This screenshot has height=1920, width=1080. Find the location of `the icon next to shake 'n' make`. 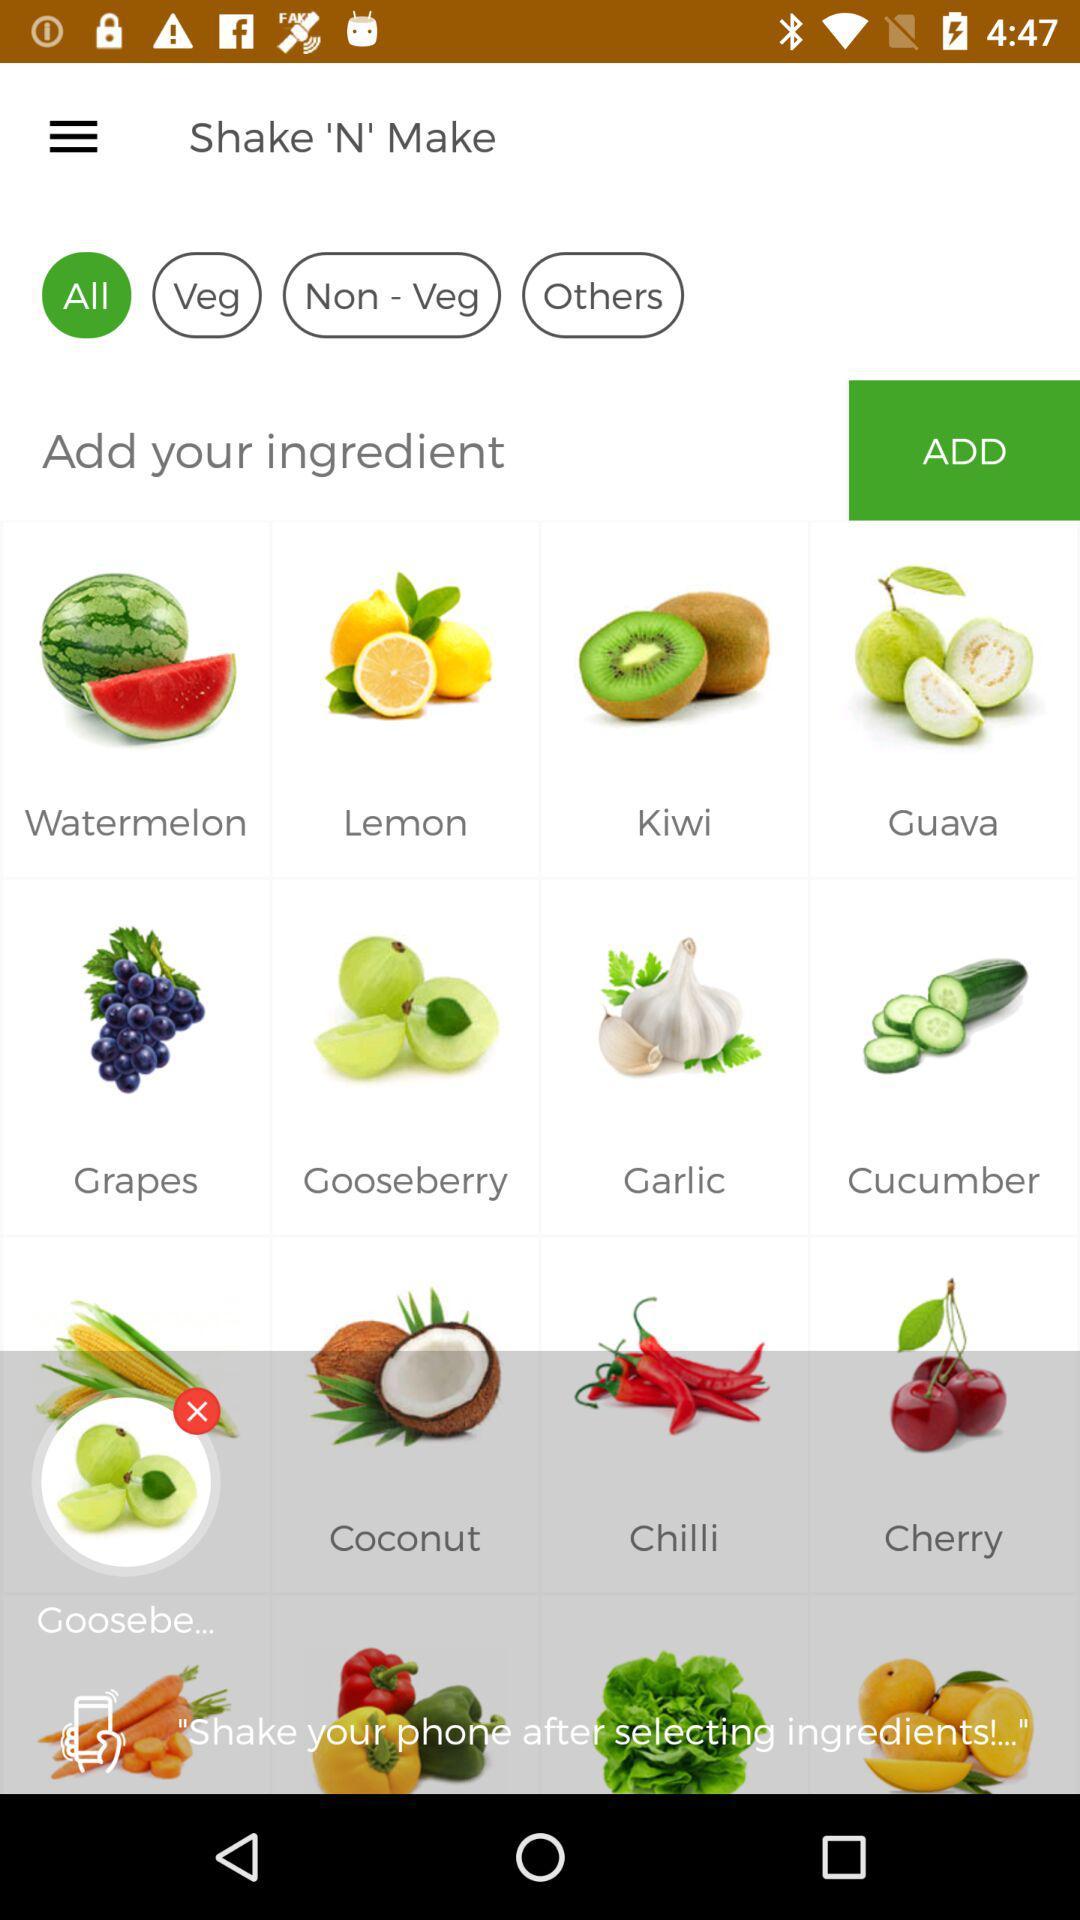

the icon next to shake 'n' make is located at coordinates (72, 135).